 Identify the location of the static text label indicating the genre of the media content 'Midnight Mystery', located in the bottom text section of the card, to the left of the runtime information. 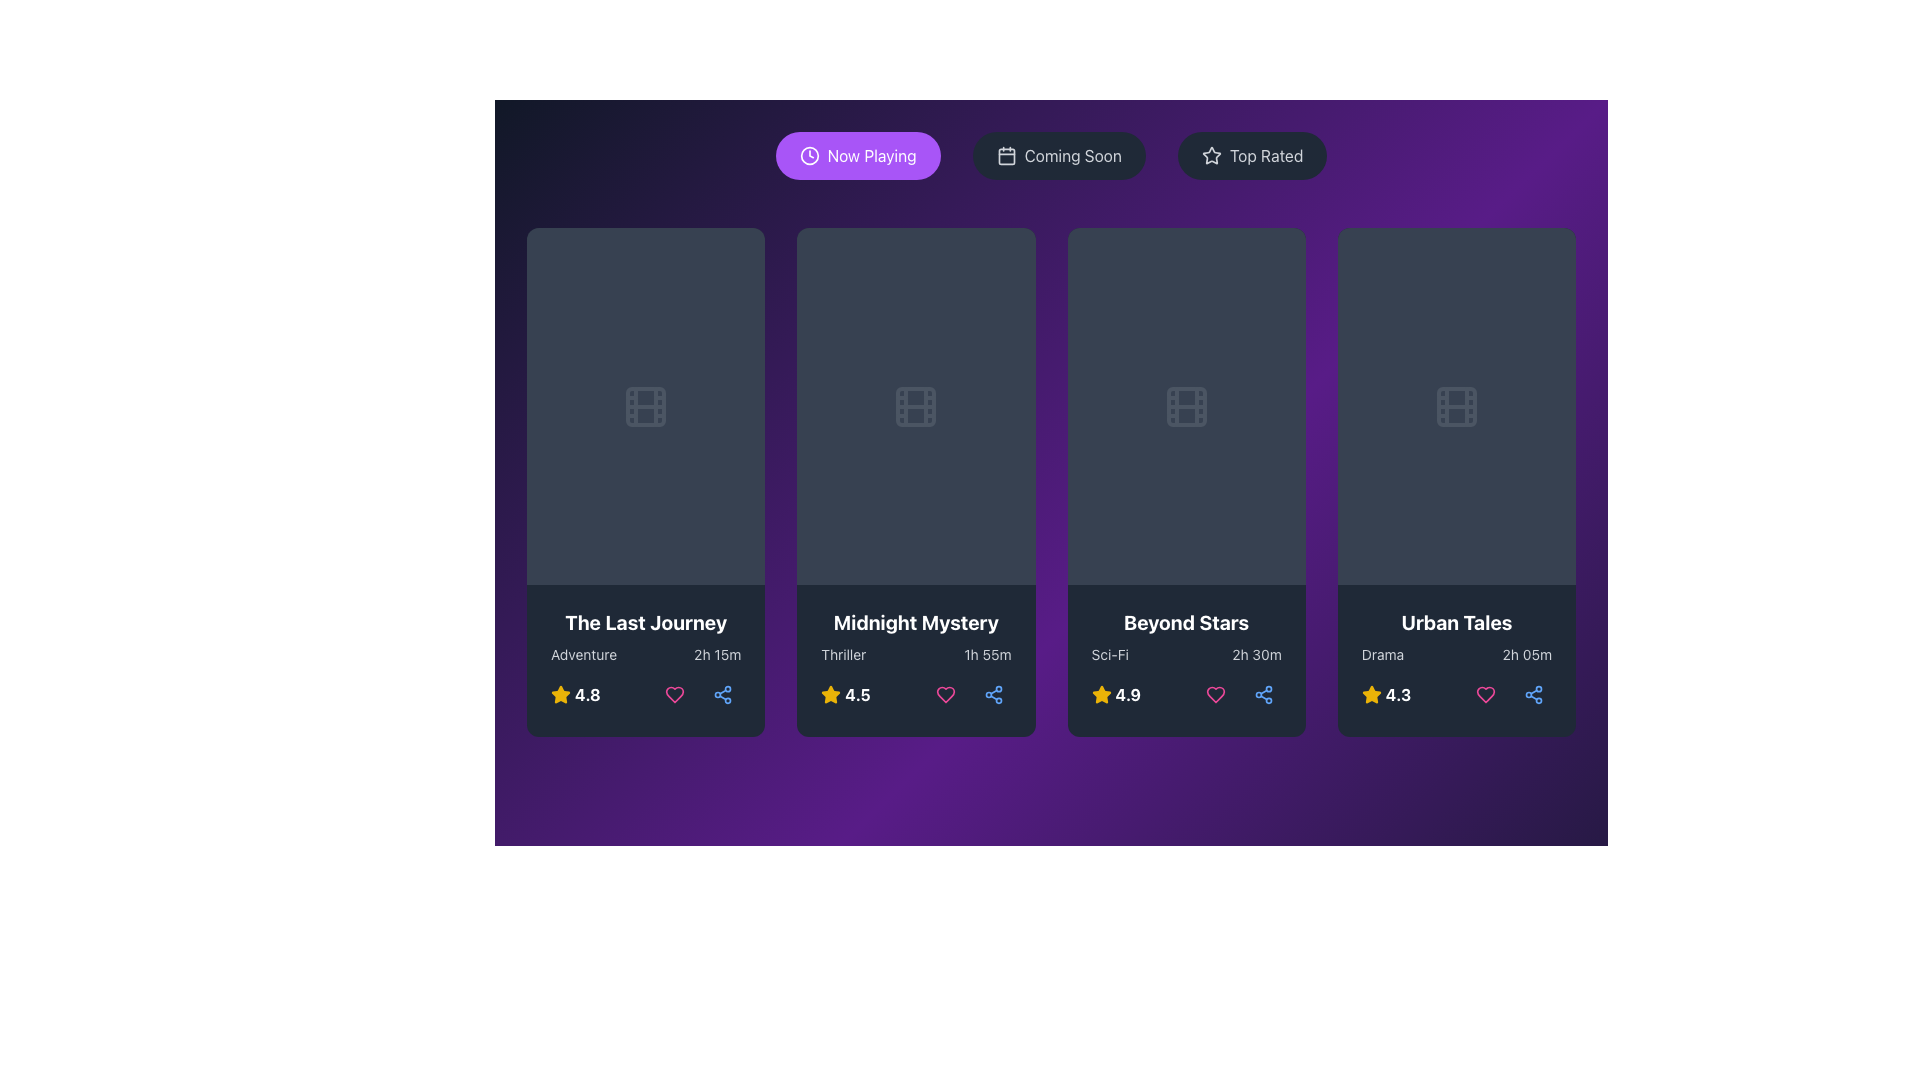
(843, 655).